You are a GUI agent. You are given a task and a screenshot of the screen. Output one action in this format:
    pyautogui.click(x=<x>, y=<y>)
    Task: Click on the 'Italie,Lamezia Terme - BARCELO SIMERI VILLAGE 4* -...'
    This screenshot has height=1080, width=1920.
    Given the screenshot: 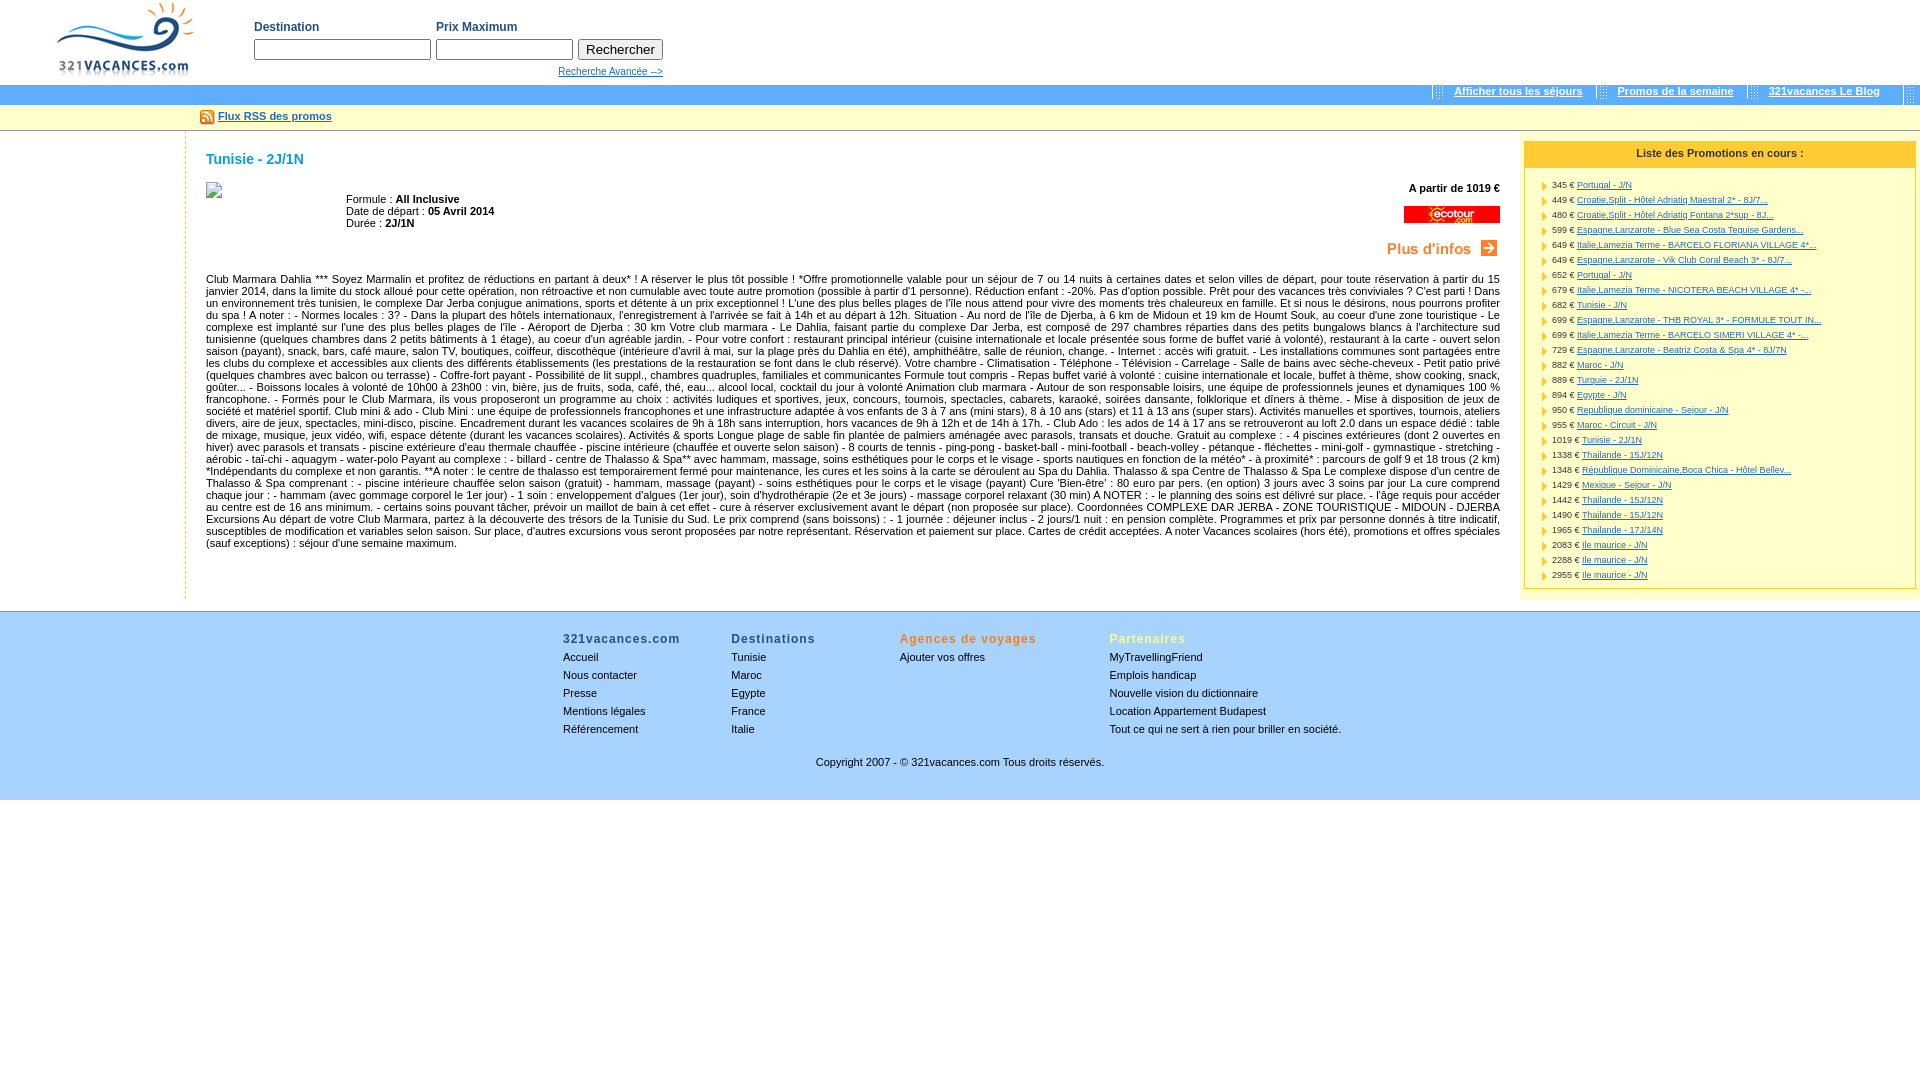 What is the action you would take?
    pyautogui.click(x=1691, y=334)
    